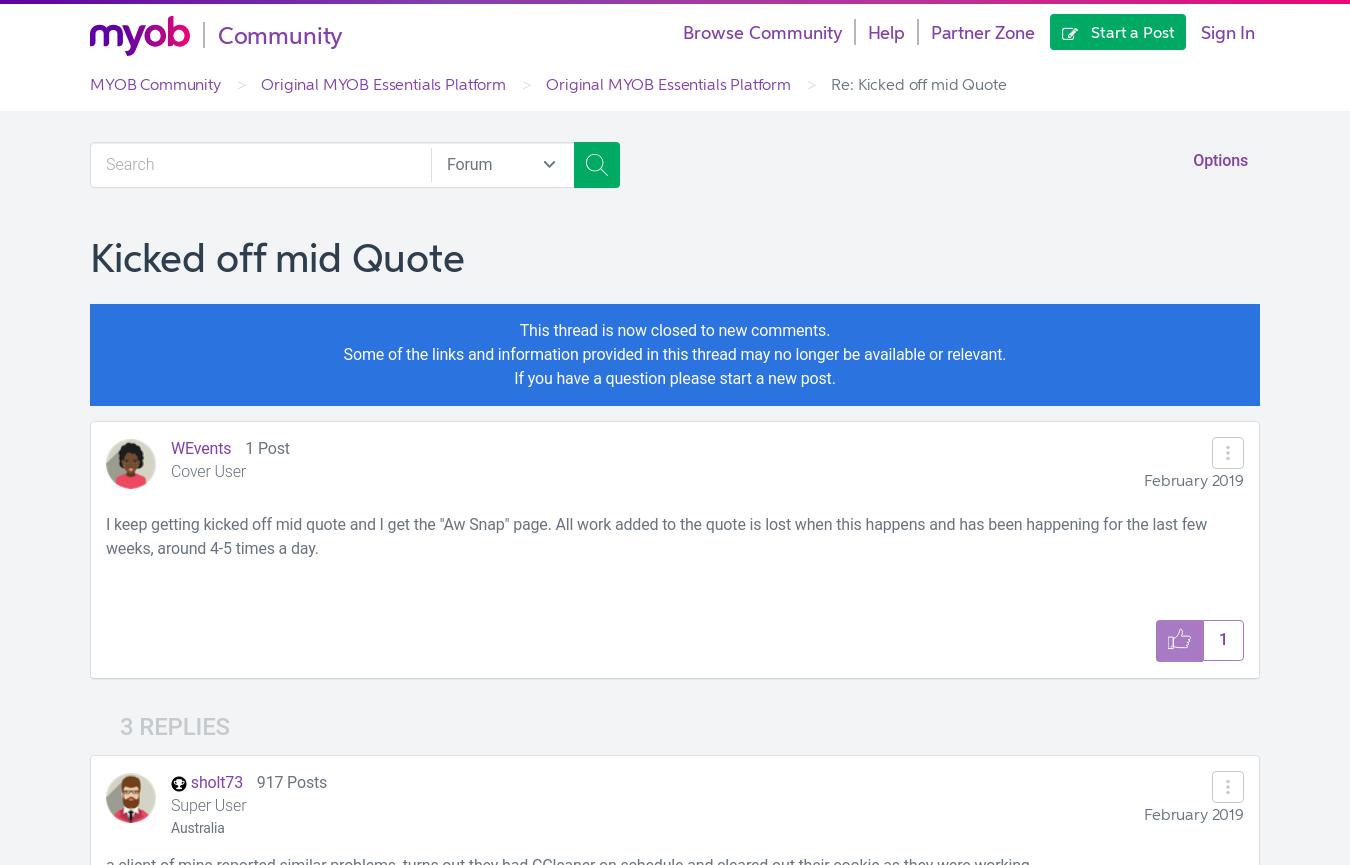  Describe the element at coordinates (197, 826) in the screenshot. I see `'Australia'` at that location.